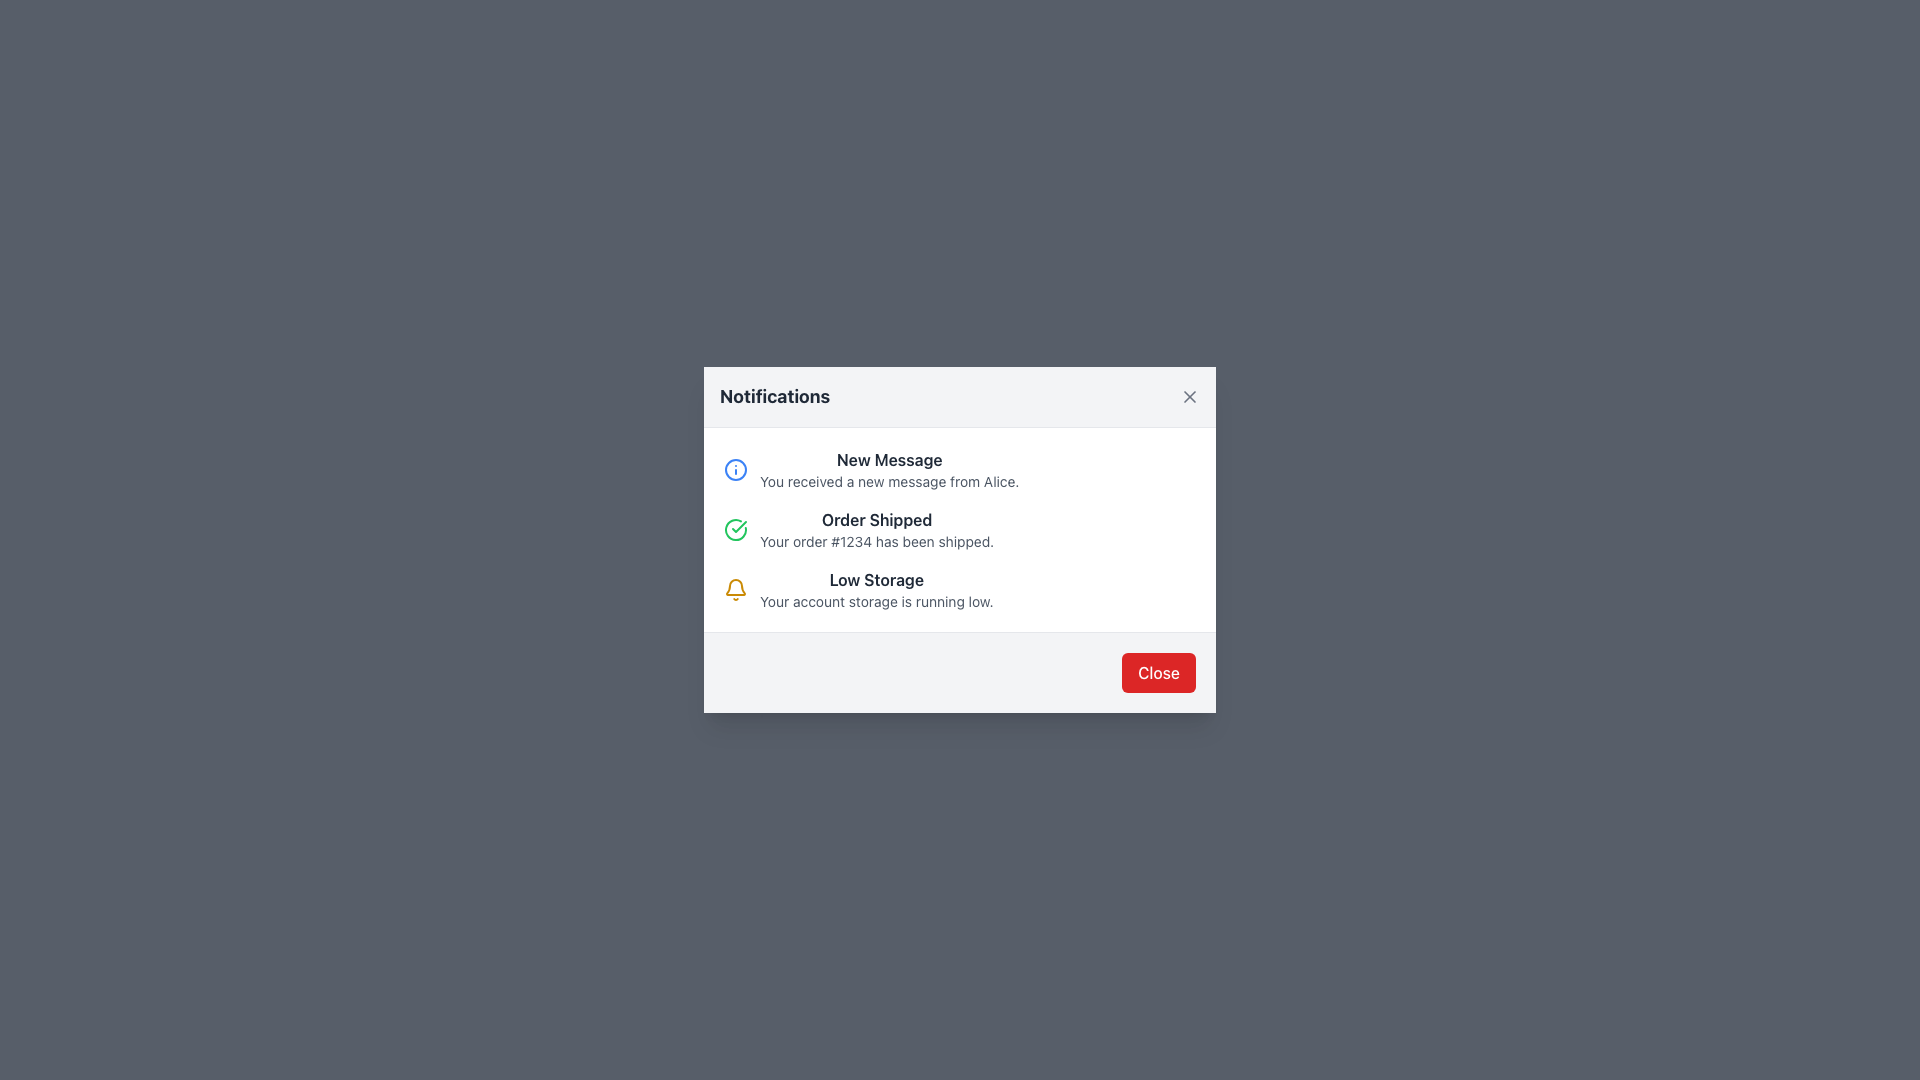 This screenshot has height=1080, width=1920. Describe the element at coordinates (774, 397) in the screenshot. I see `the static text element that serves as the title for the notification center in the dialog box` at that location.